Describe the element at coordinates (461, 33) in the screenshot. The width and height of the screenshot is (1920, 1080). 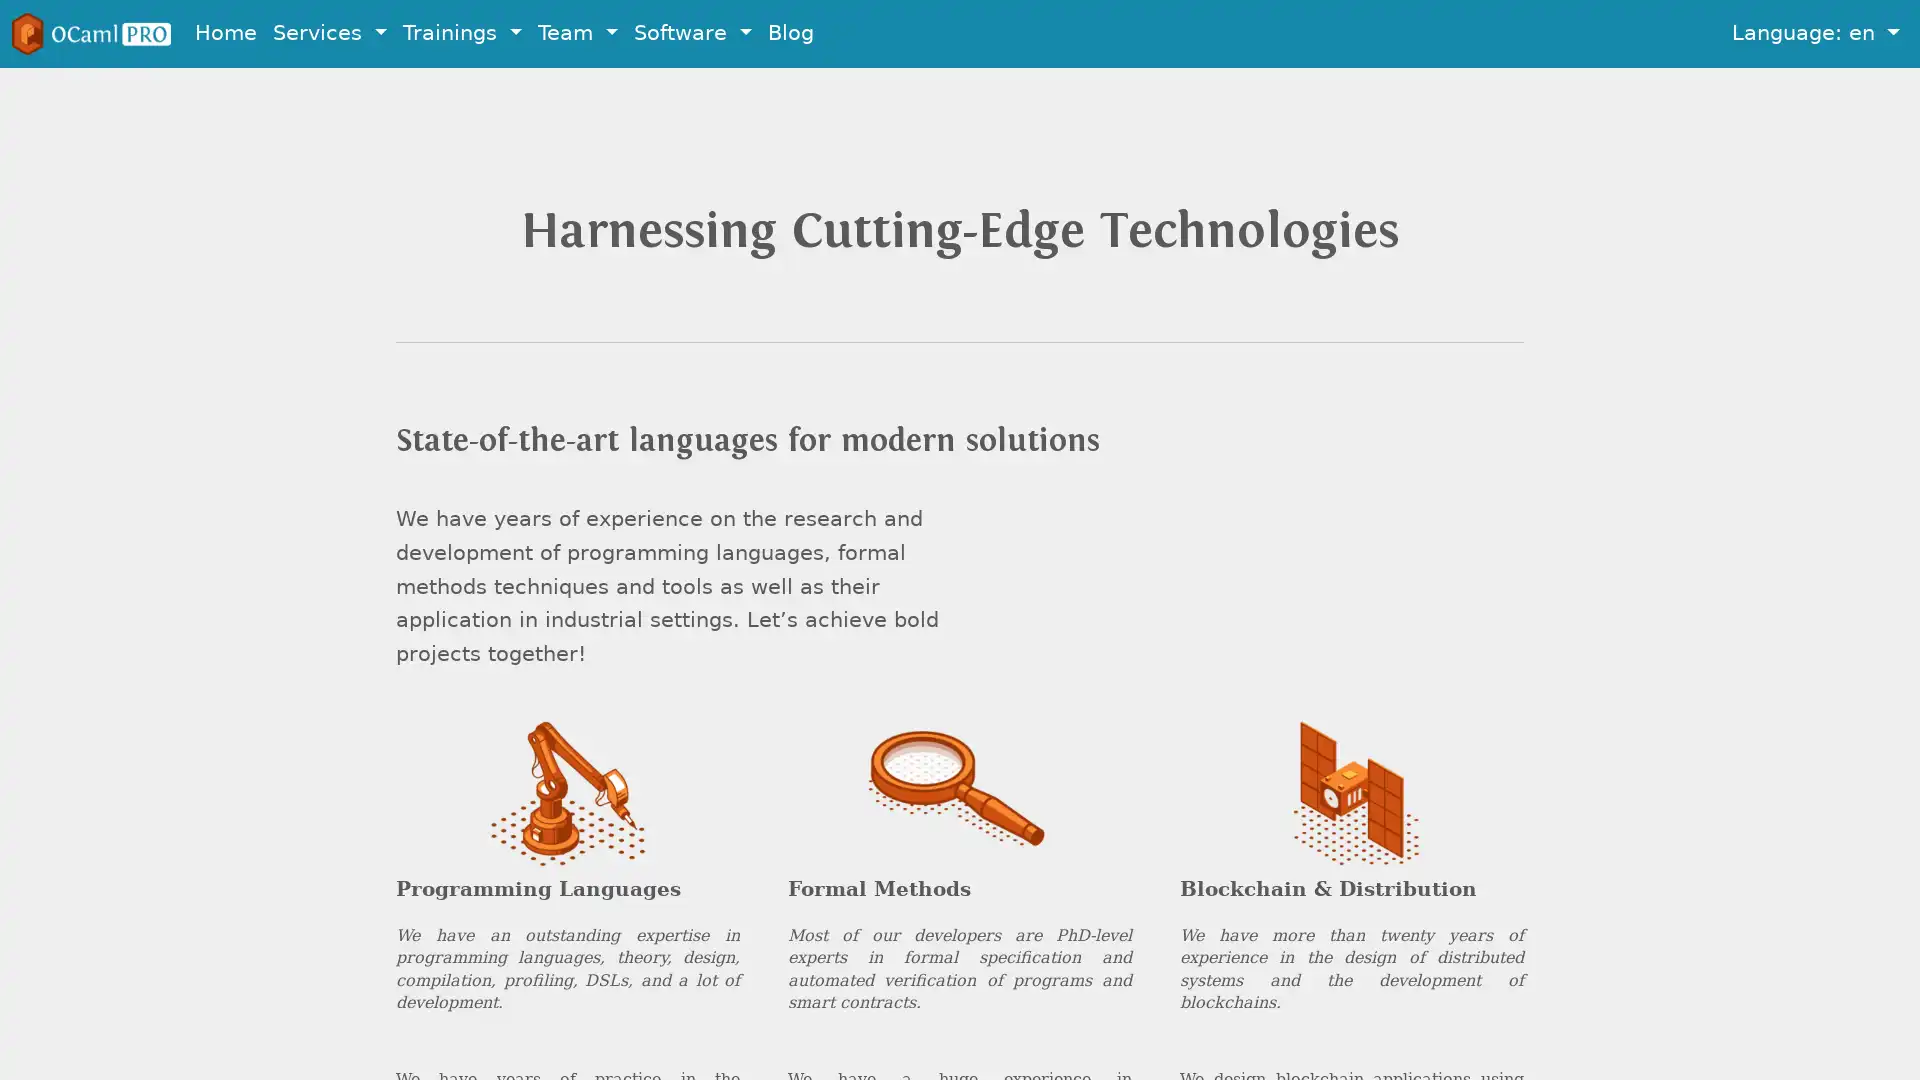
I see `Trainings` at that location.